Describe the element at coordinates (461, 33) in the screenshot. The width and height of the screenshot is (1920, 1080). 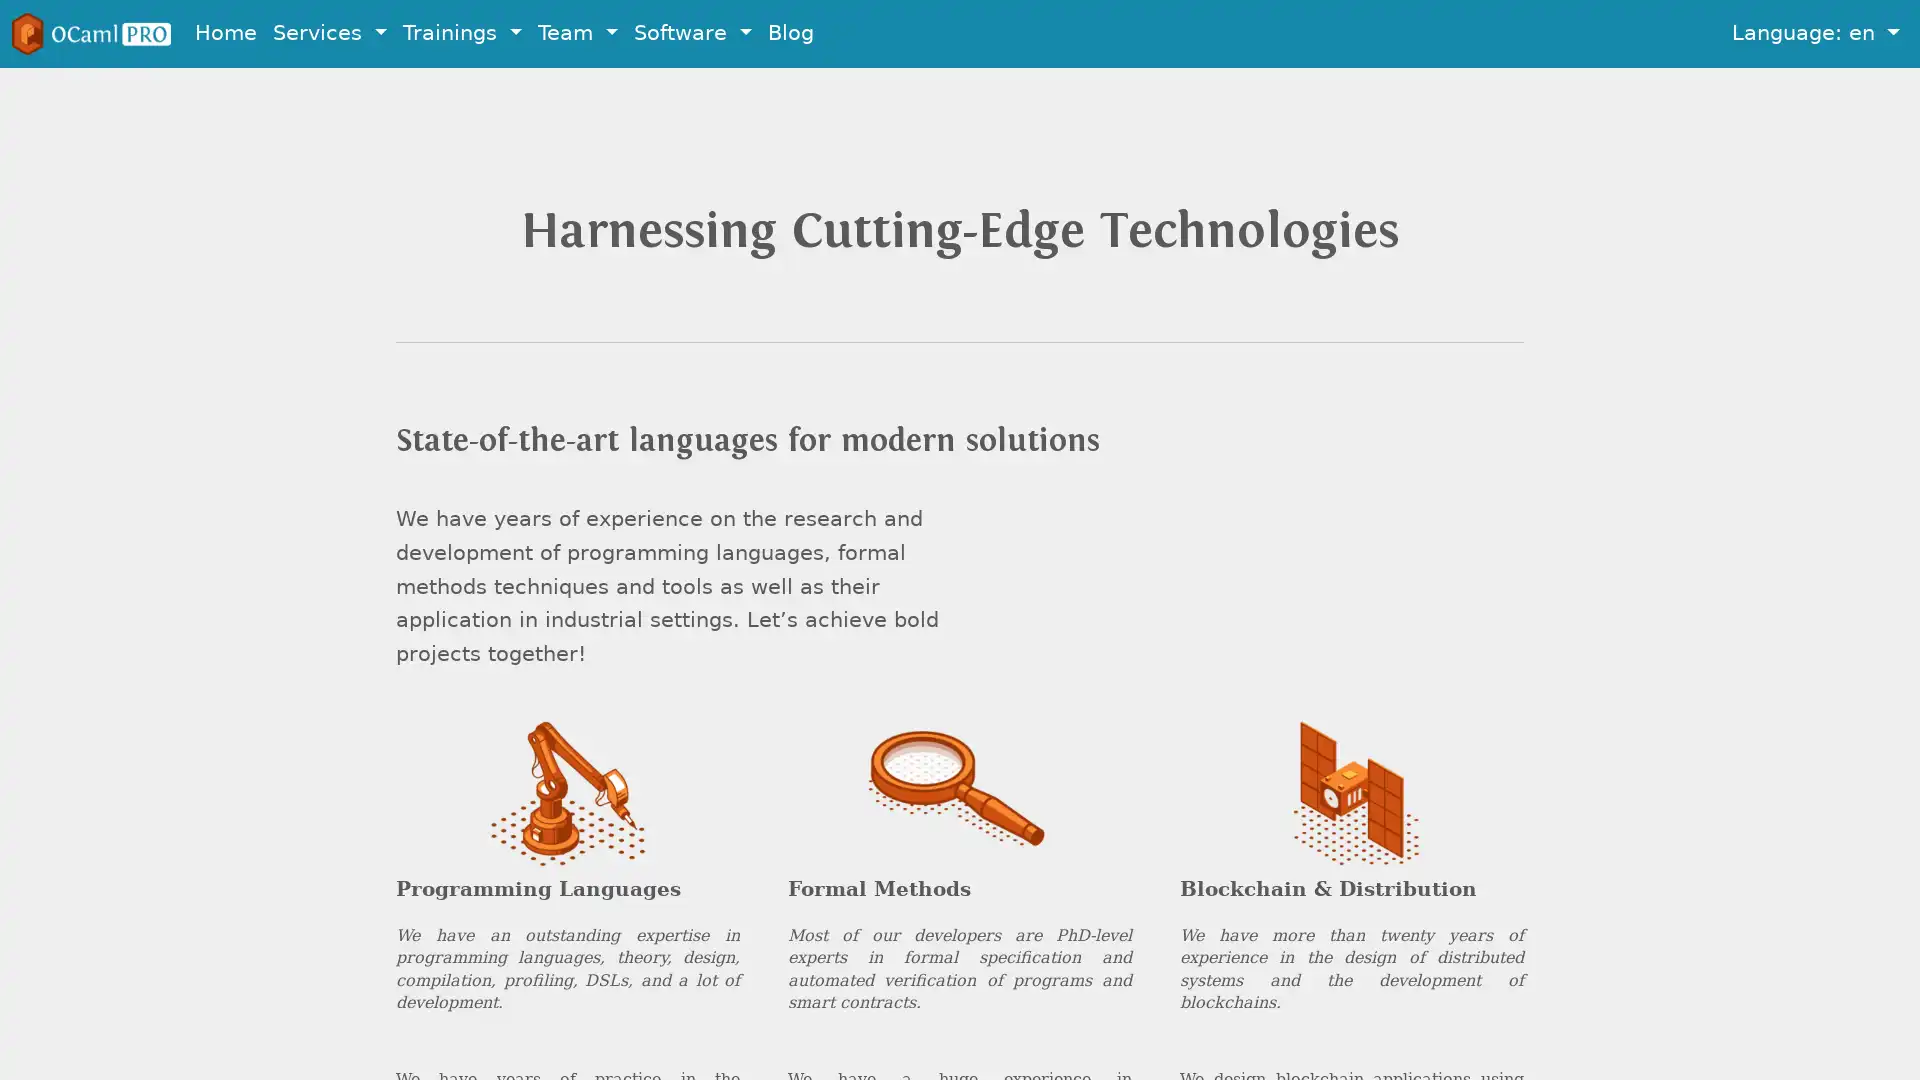
I see `Trainings` at that location.